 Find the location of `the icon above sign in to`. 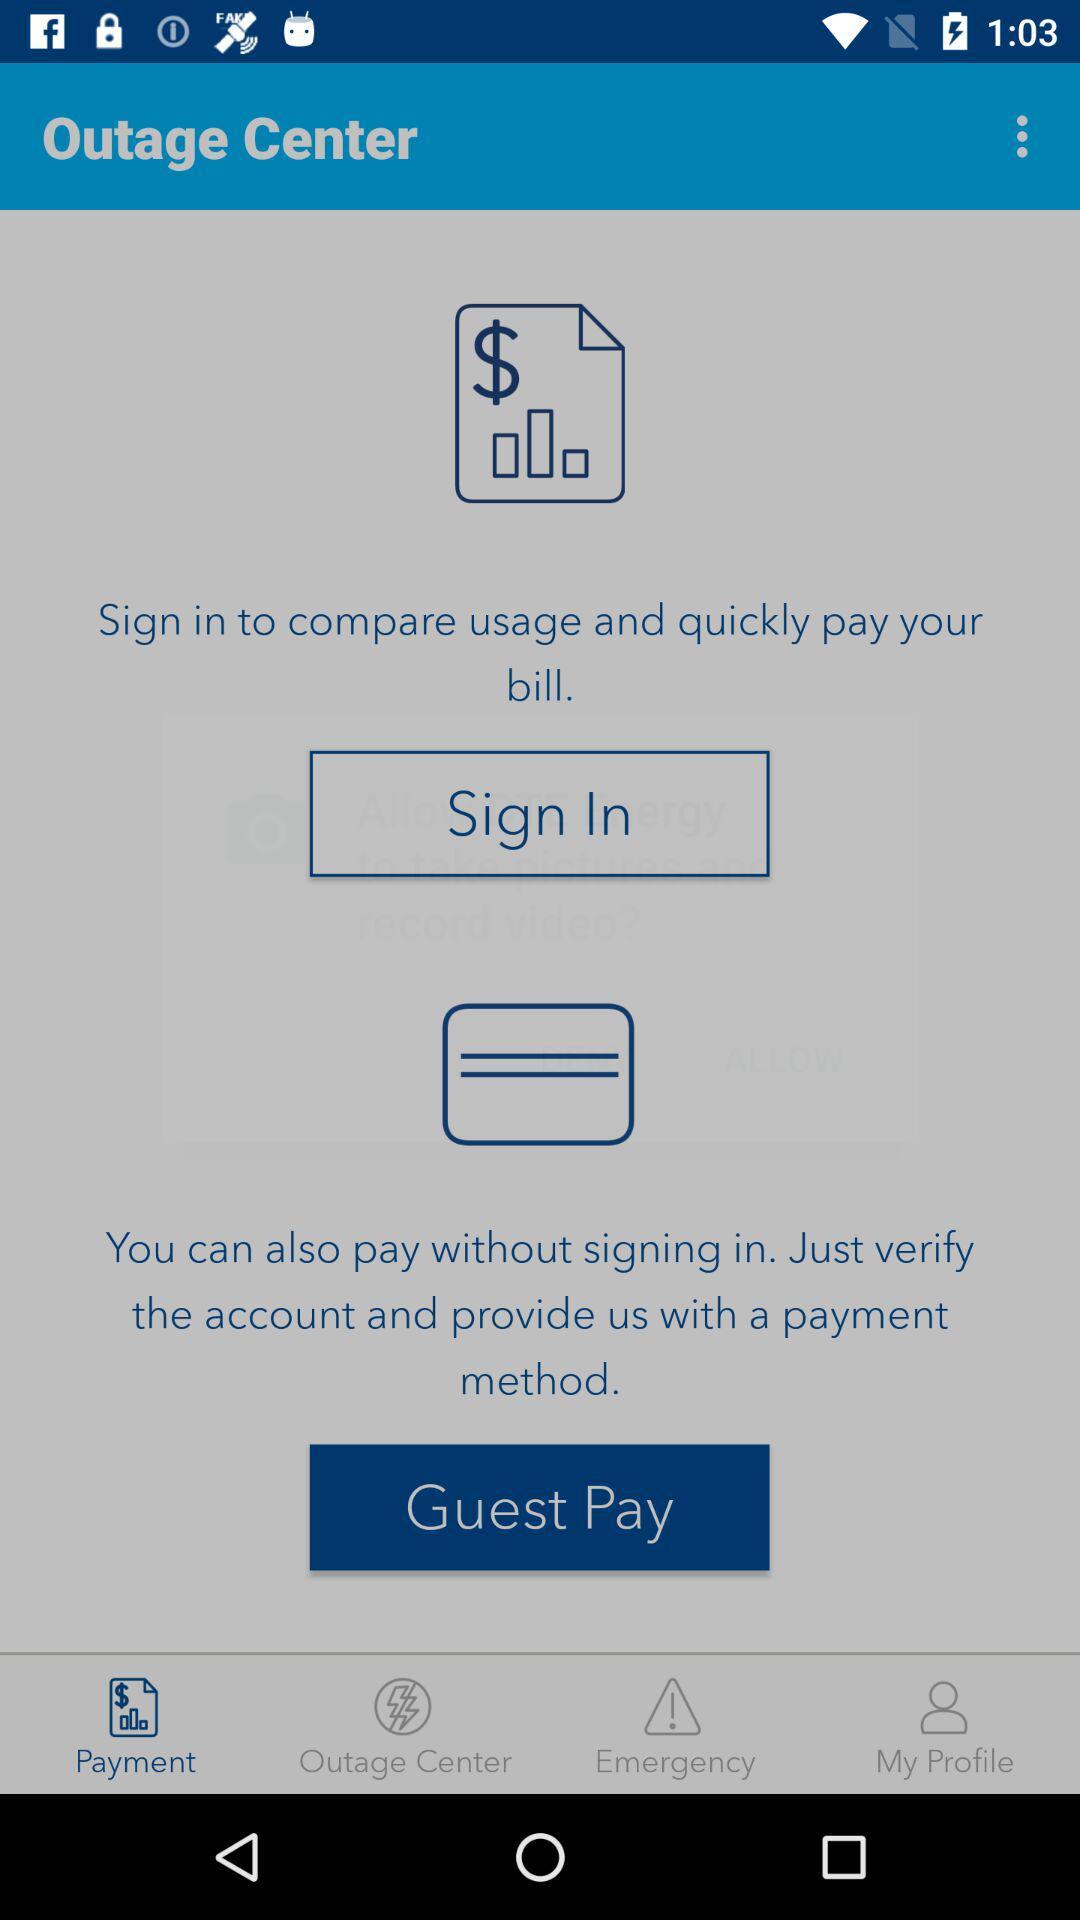

the icon above sign in to is located at coordinates (1027, 135).